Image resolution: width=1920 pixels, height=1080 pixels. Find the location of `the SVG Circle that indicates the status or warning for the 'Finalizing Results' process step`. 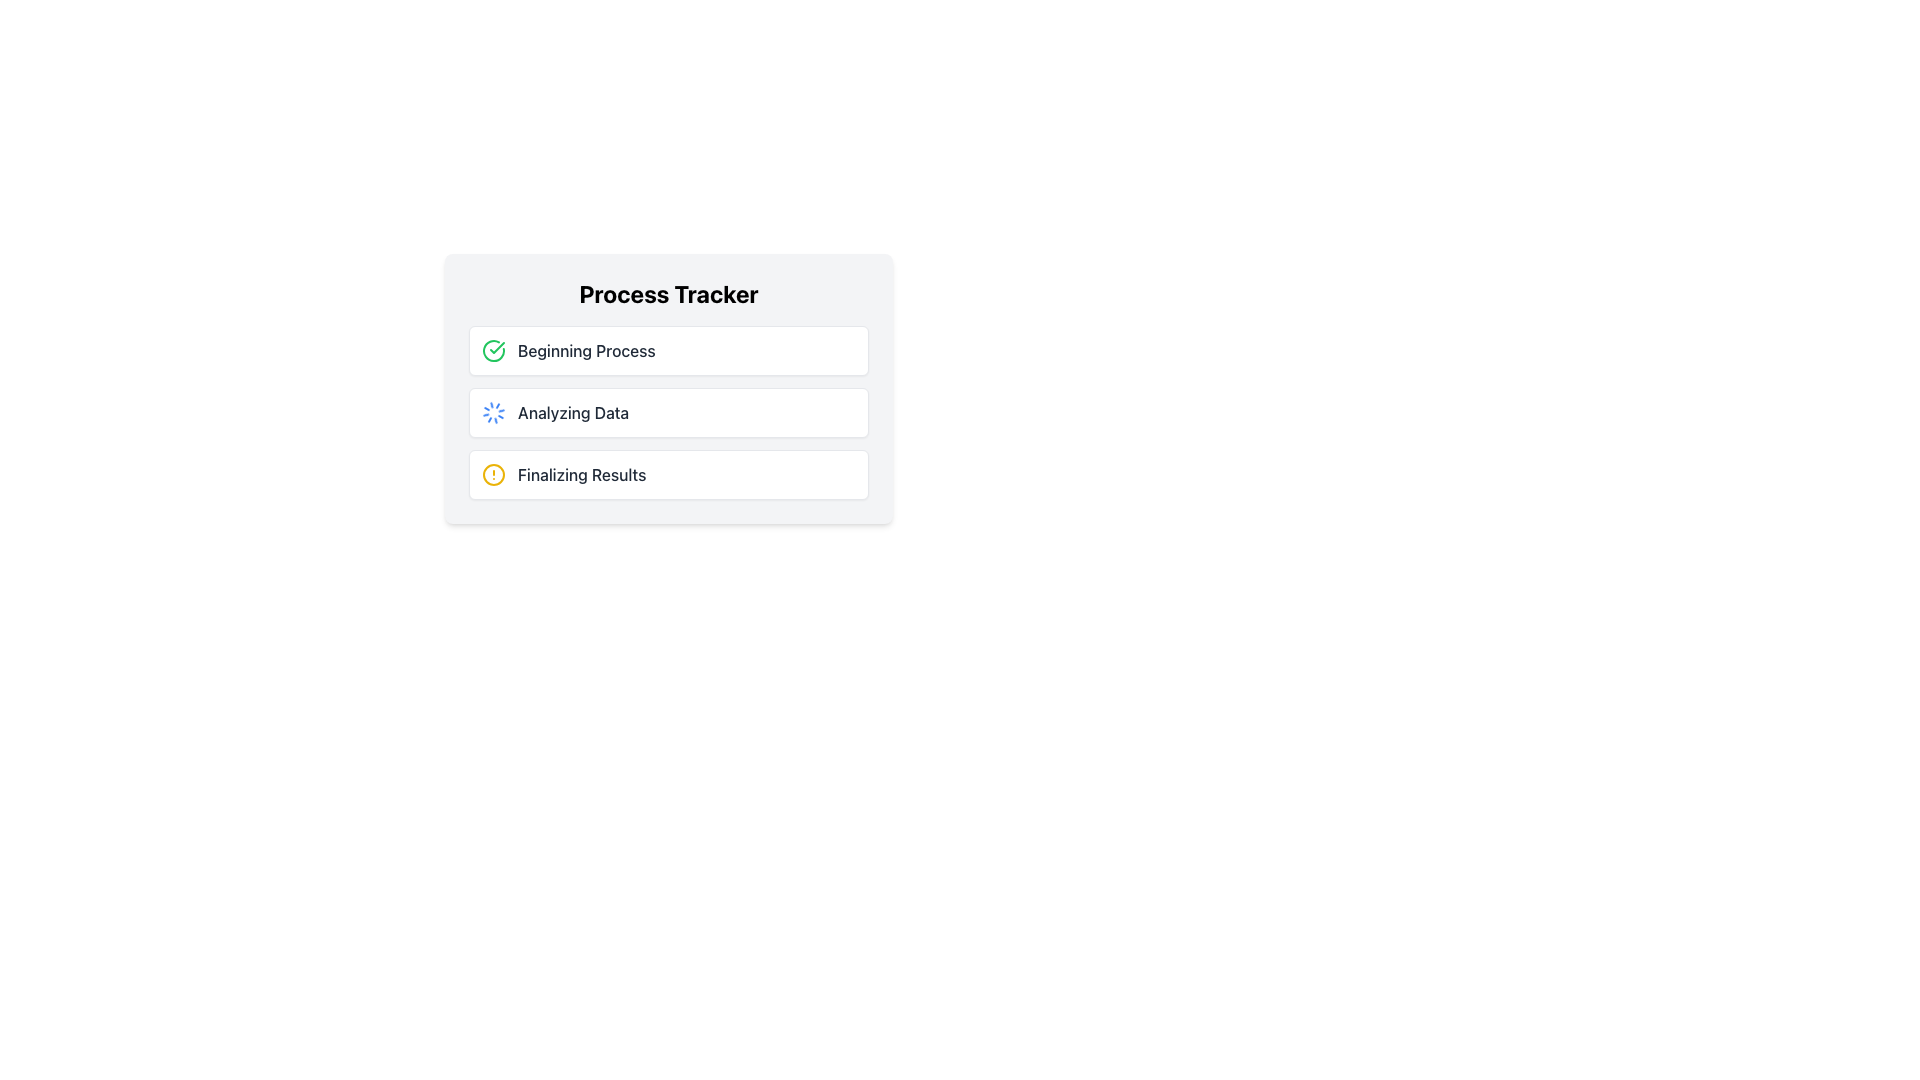

the SVG Circle that indicates the status or warning for the 'Finalizing Results' process step is located at coordinates (494, 474).